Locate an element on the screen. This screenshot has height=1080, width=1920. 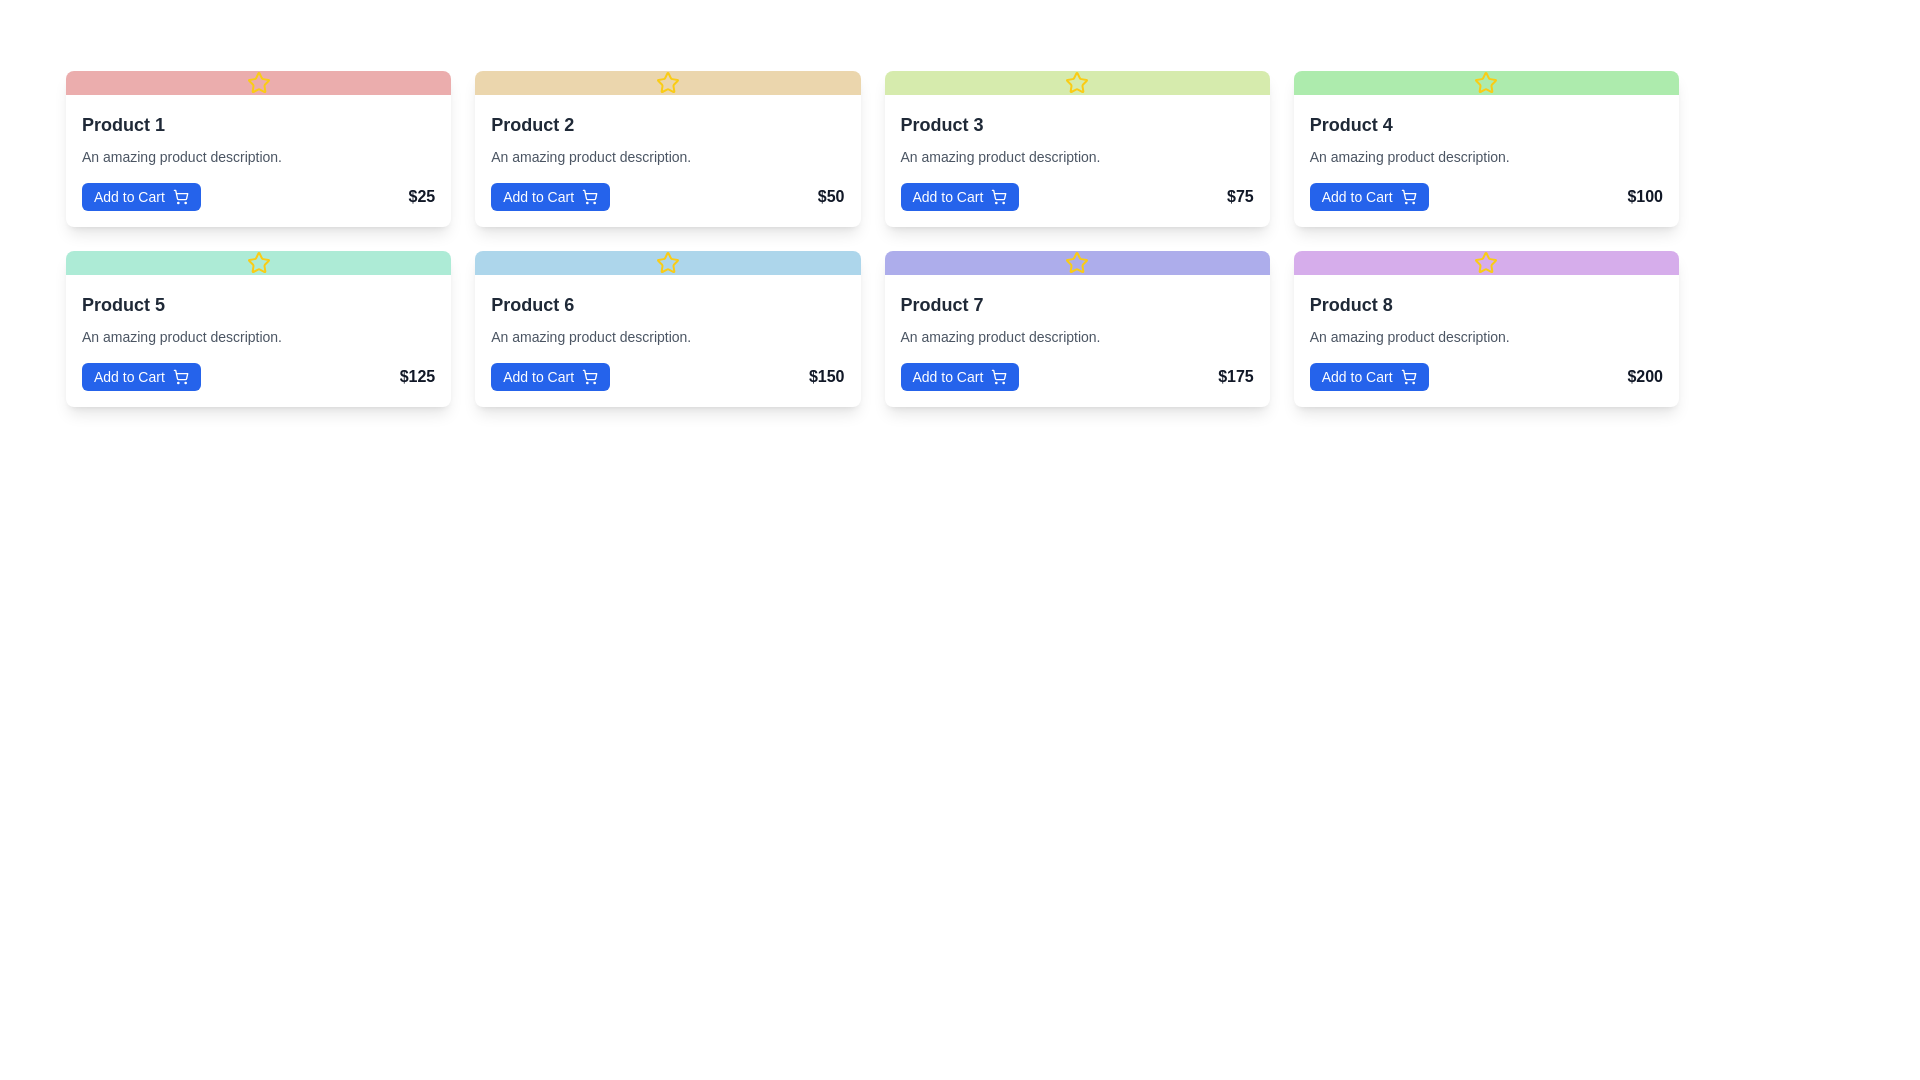
the rectangular blue button labeled 'Add to Cart' with a shopping cart icon is located at coordinates (1368, 377).